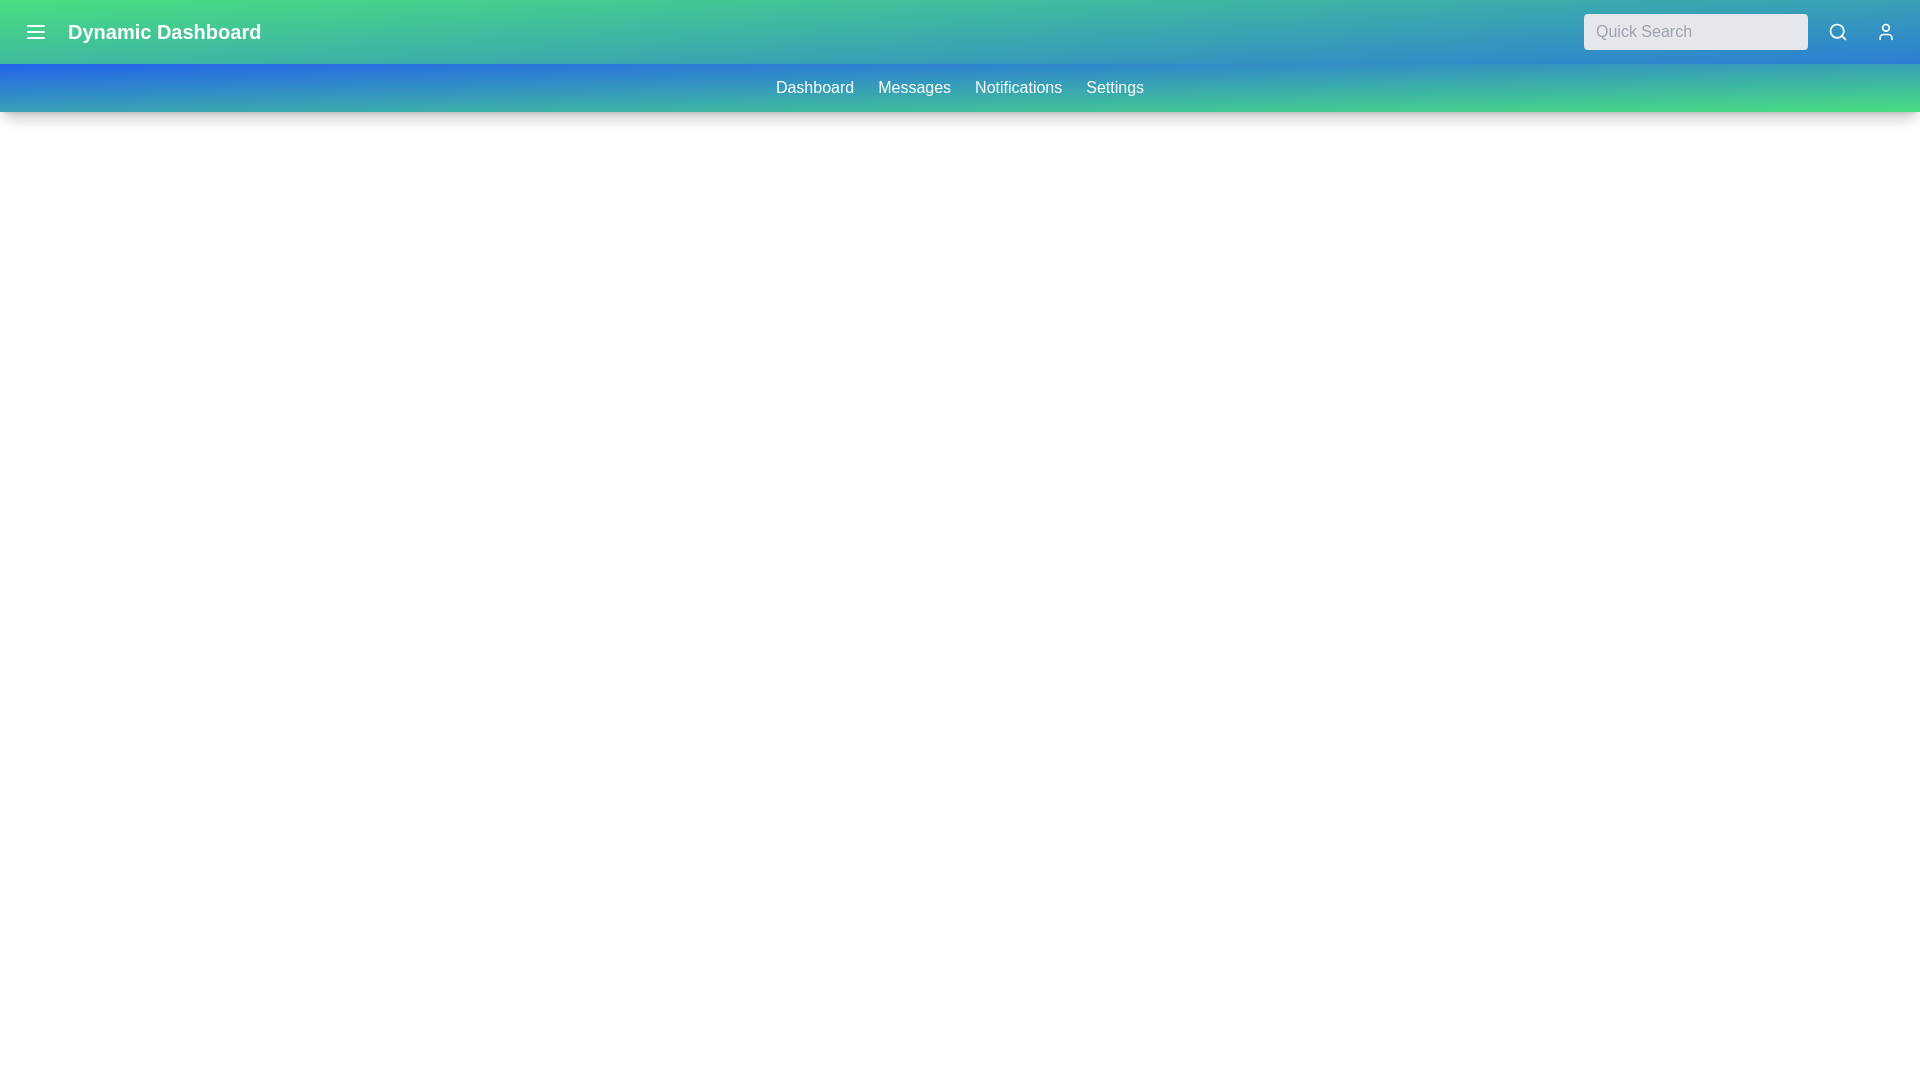 This screenshot has height=1080, width=1920. What do you see at coordinates (815, 87) in the screenshot?
I see `the 'Dashboard' hyperlink text located at the top-center of the interface to trigger the underline effect` at bounding box center [815, 87].